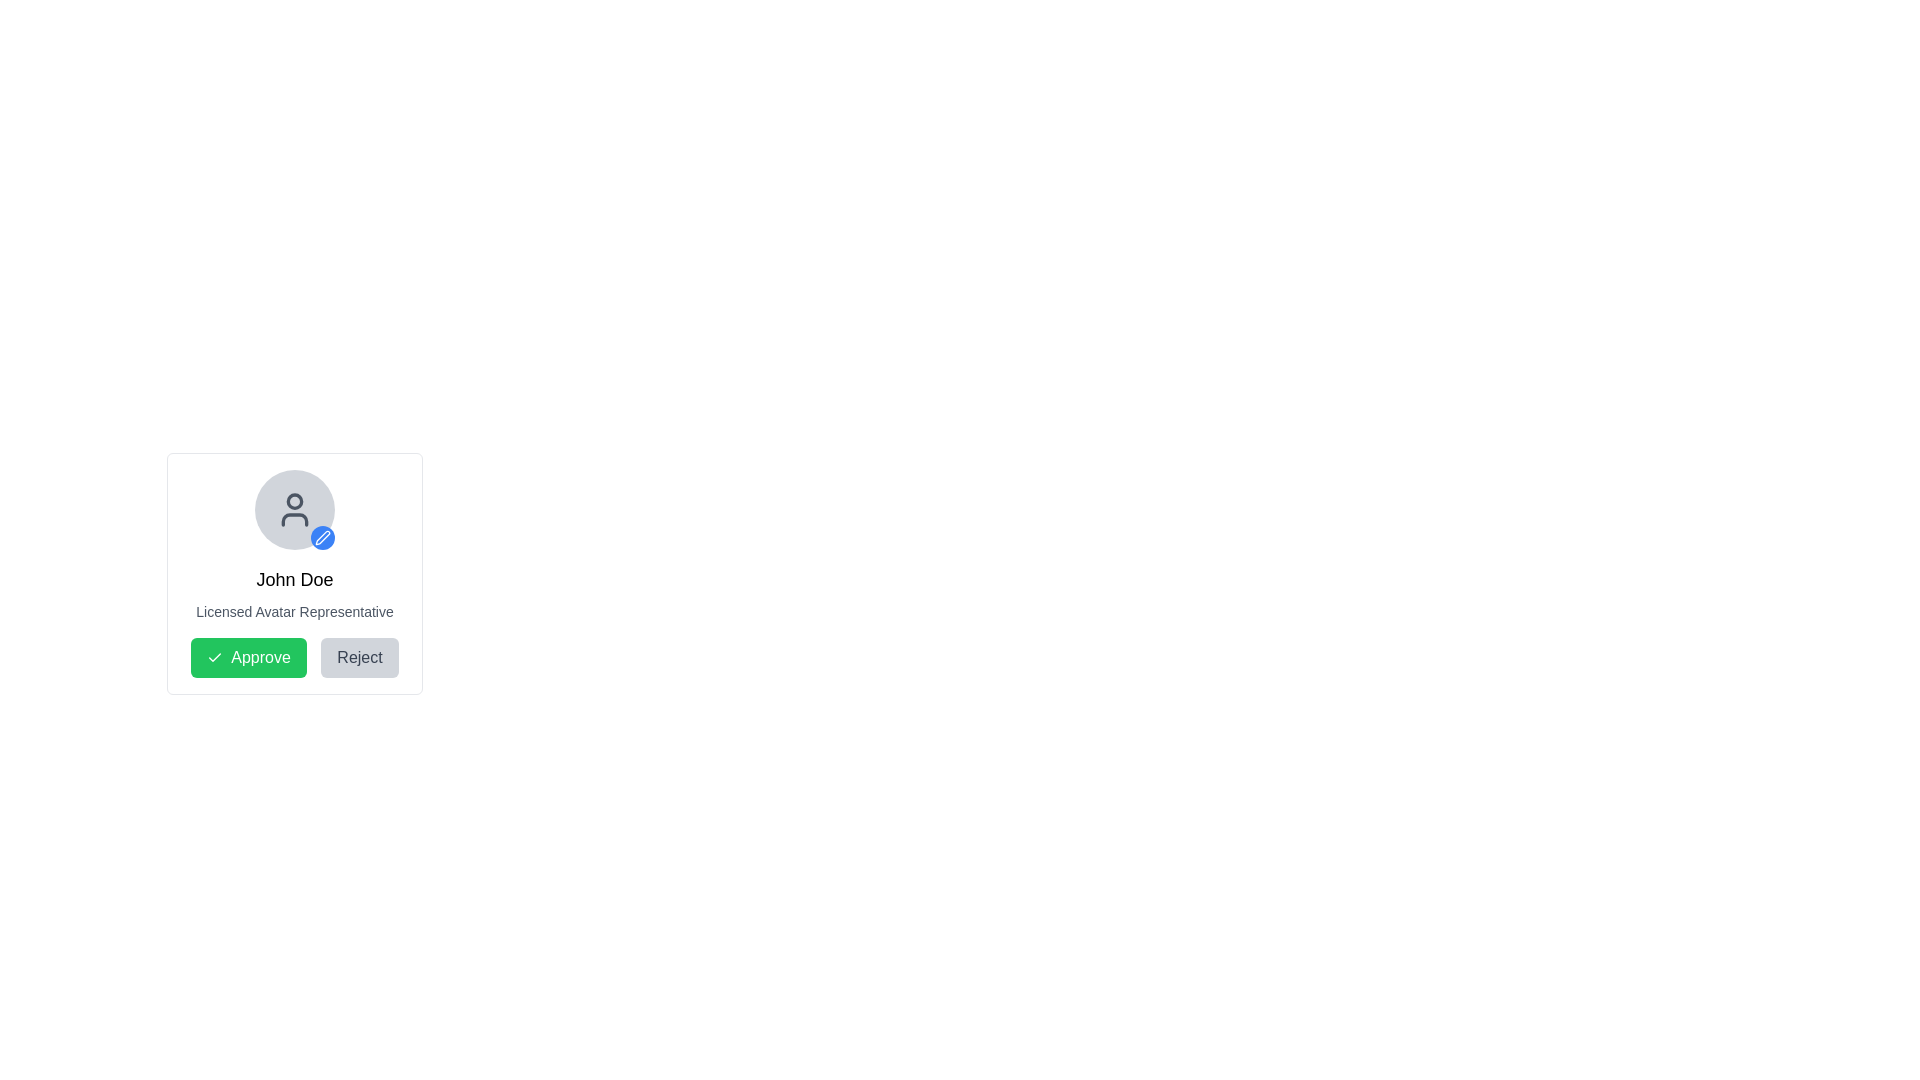 This screenshot has width=1920, height=1080. Describe the element at coordinates (293, 508) in the screenshot. I see `the user icon, which is a simple outline figure of a person centered in a gray circular background above the text 'John Doe'` at that location.